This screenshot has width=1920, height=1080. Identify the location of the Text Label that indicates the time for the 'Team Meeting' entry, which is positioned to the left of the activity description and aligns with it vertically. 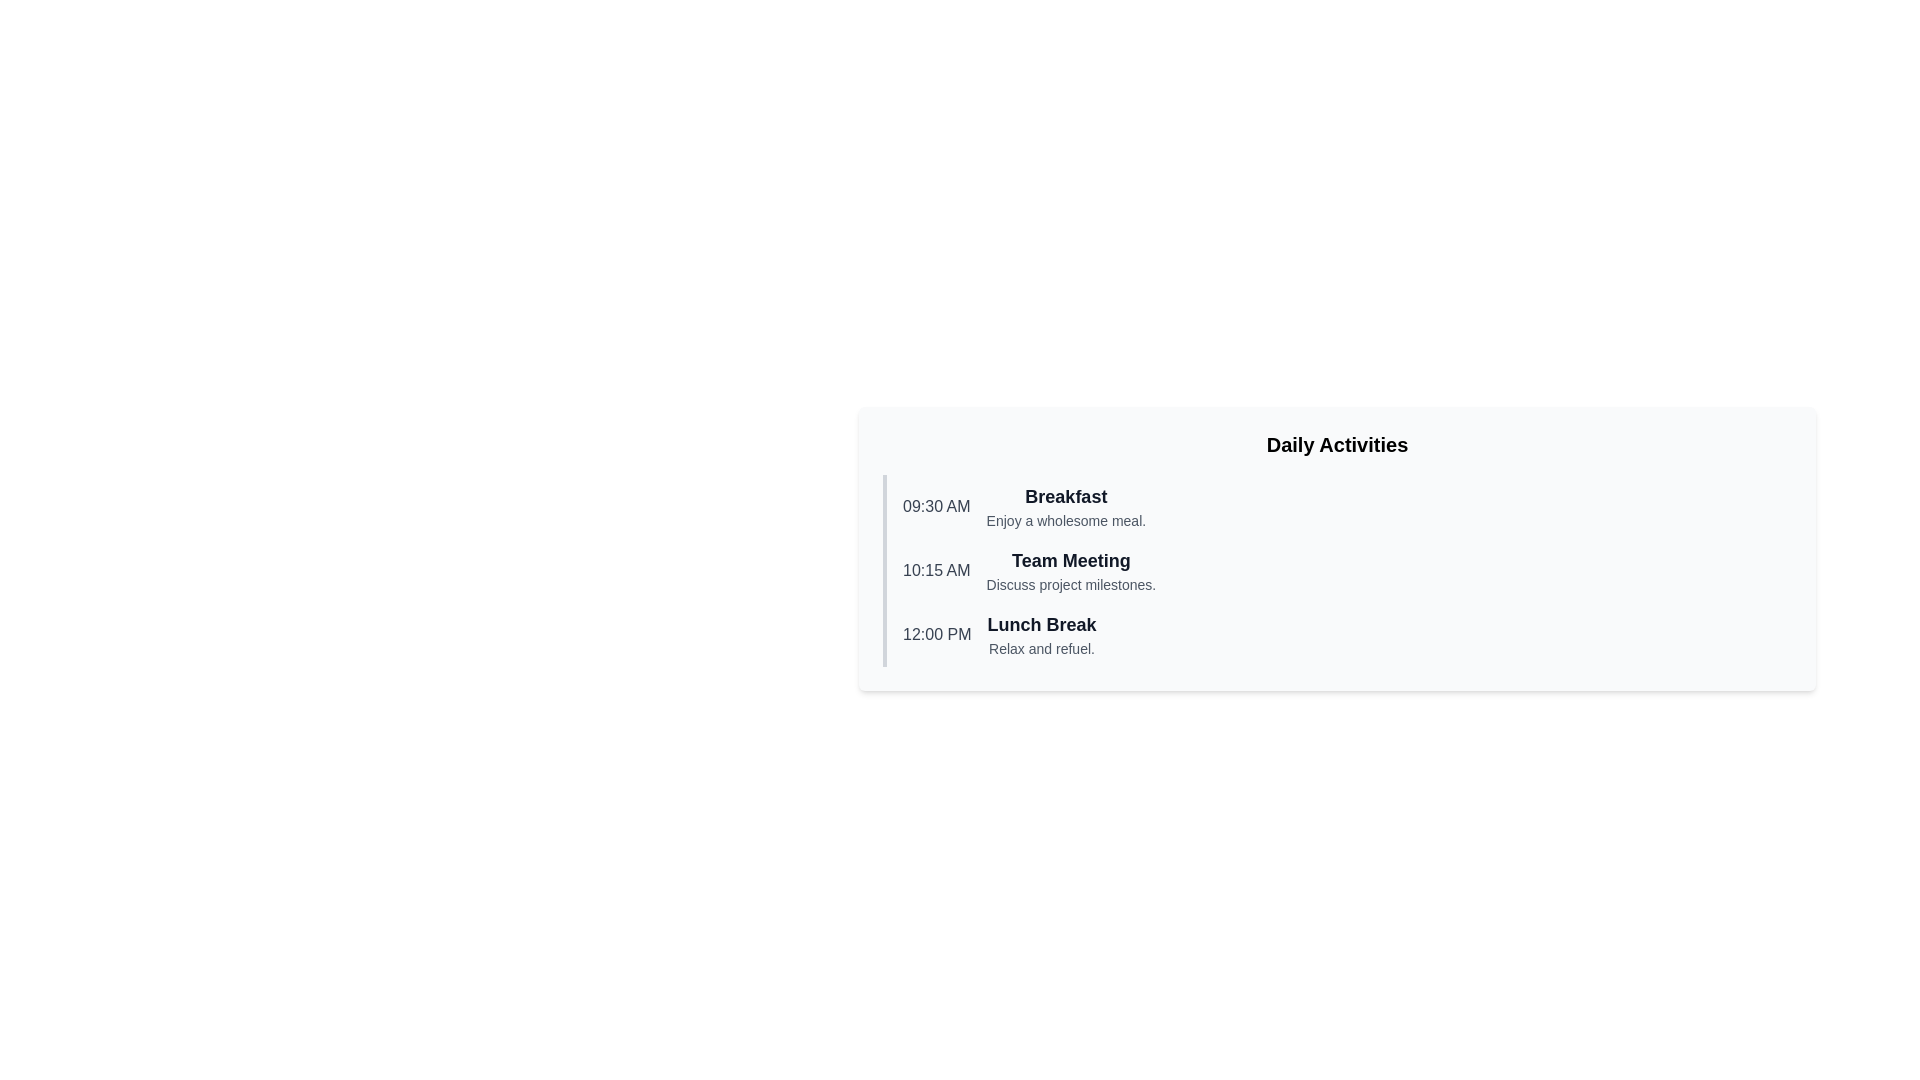
(935, 570).